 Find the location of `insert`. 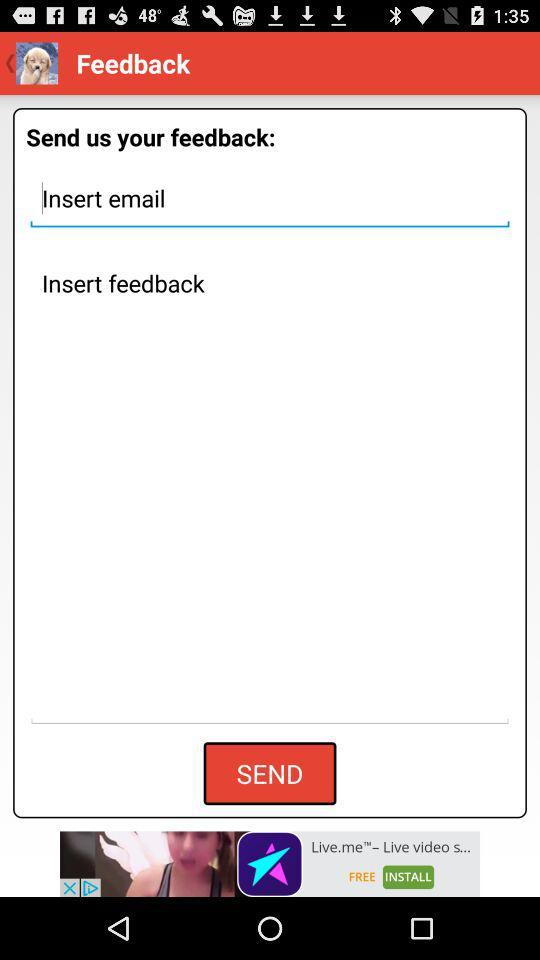

insert is located at coordinates (270, 198).